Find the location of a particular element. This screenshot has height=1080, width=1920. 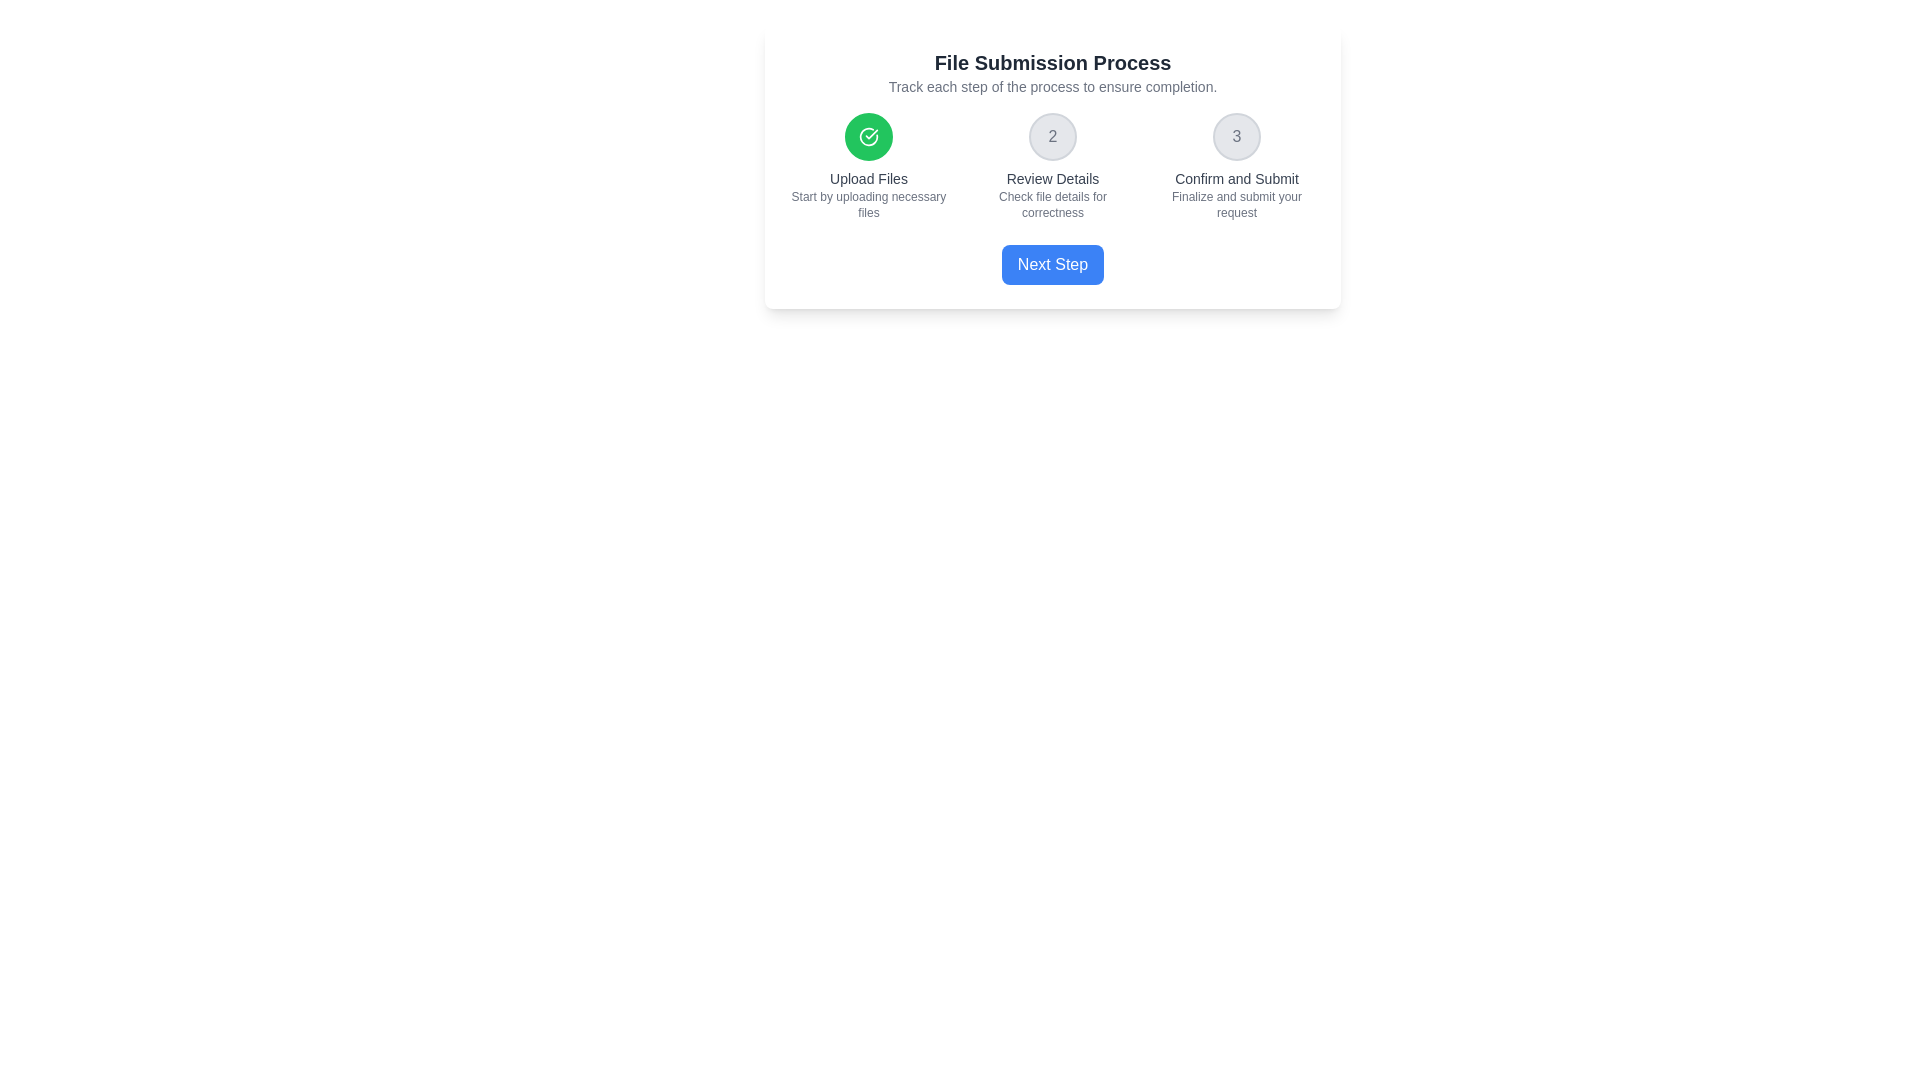

the Text label located directly beneath the heading titled 'File Submission Process', which provides guidance about the submission process is located at coordinates (1051, 86).